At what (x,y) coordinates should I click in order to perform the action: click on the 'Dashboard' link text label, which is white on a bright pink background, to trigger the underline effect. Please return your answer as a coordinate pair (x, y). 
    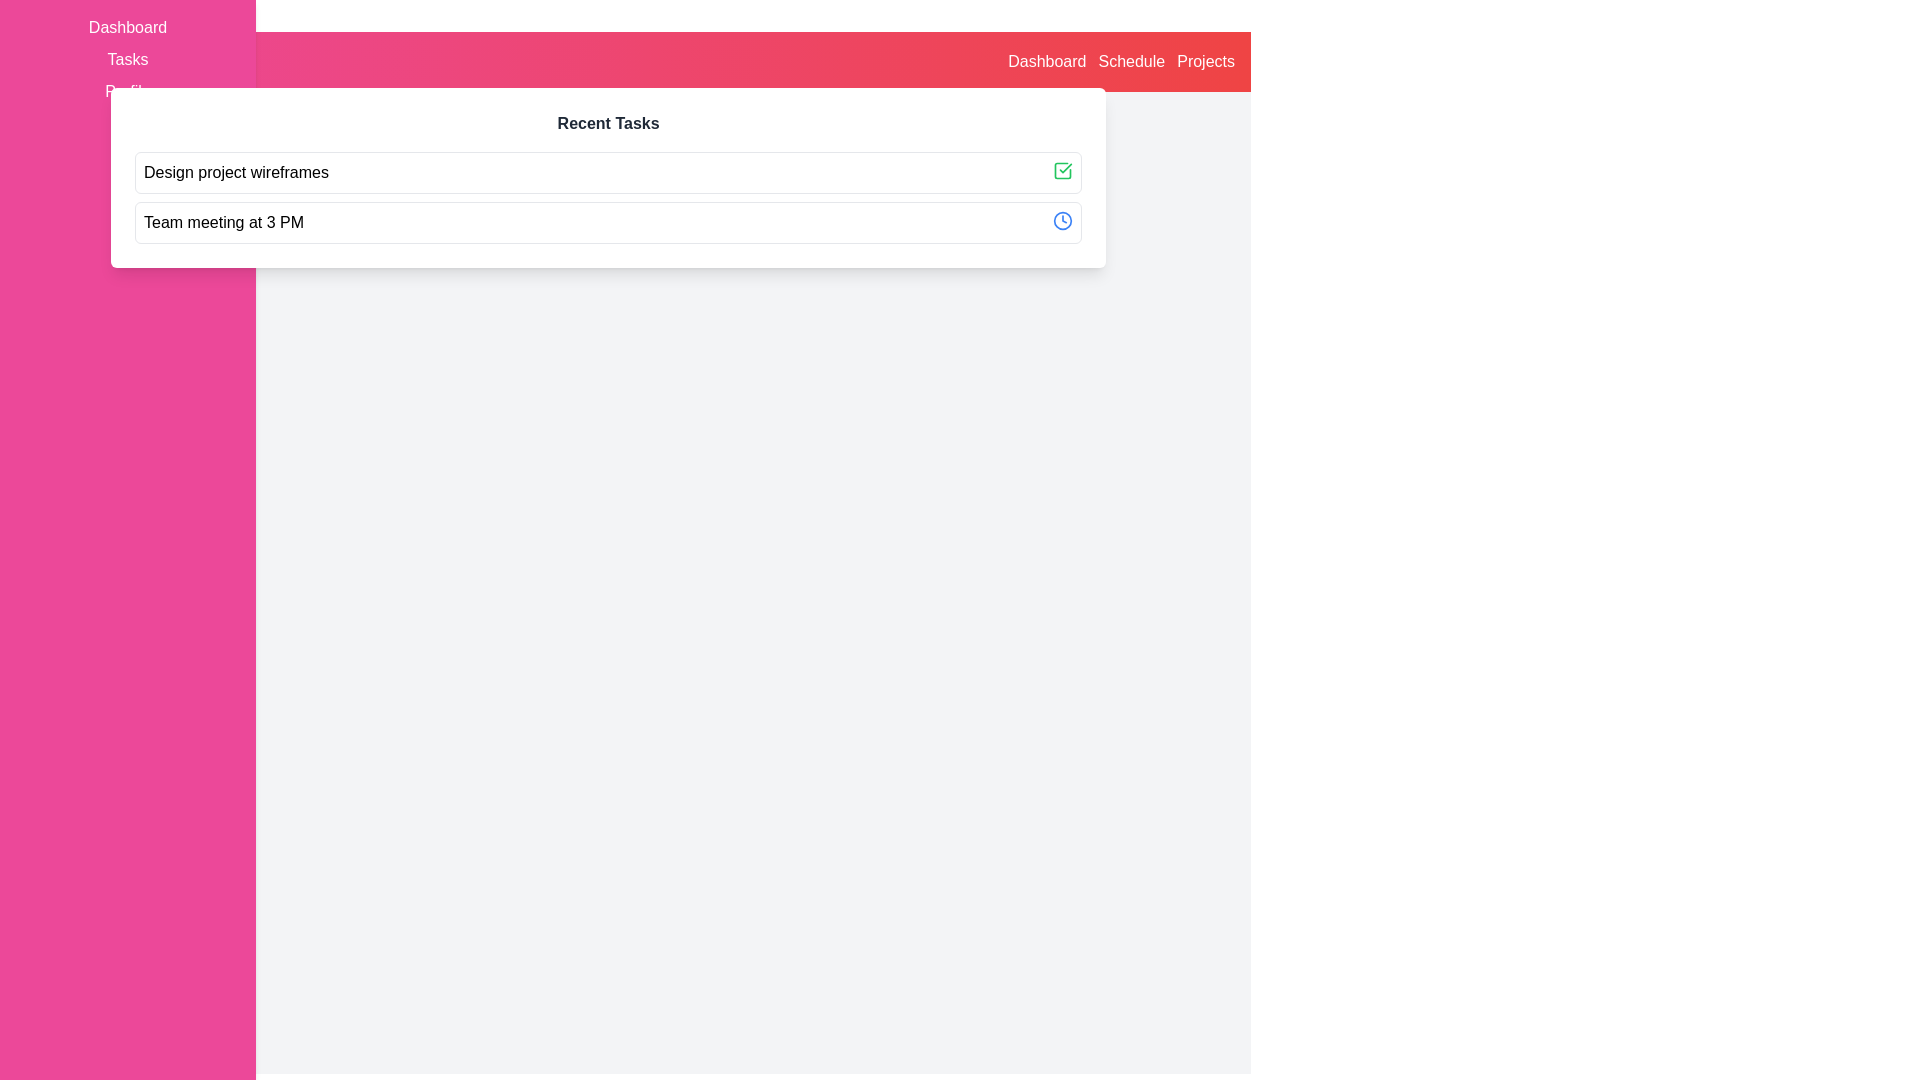
    Looking at the image, I should click on (127, 27).